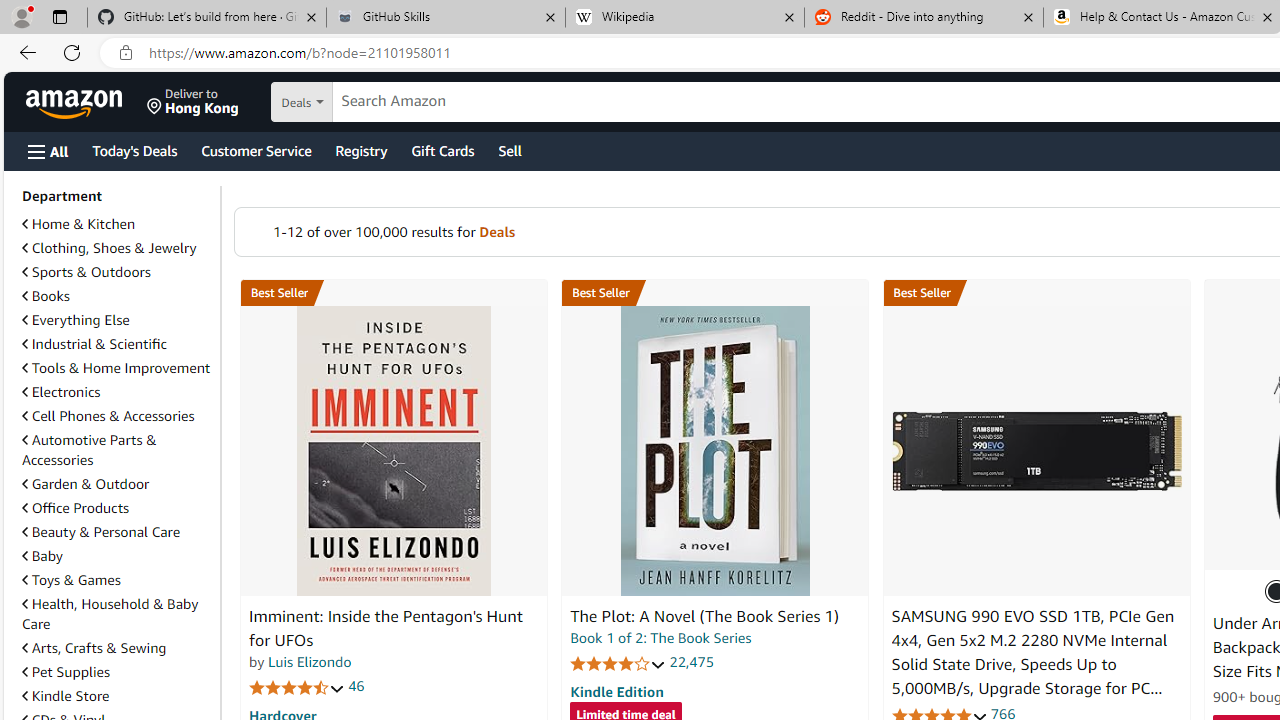  Describe the element at coordinates (65, 694) in the screenshot. I see `'Kindle Store'` at that location.